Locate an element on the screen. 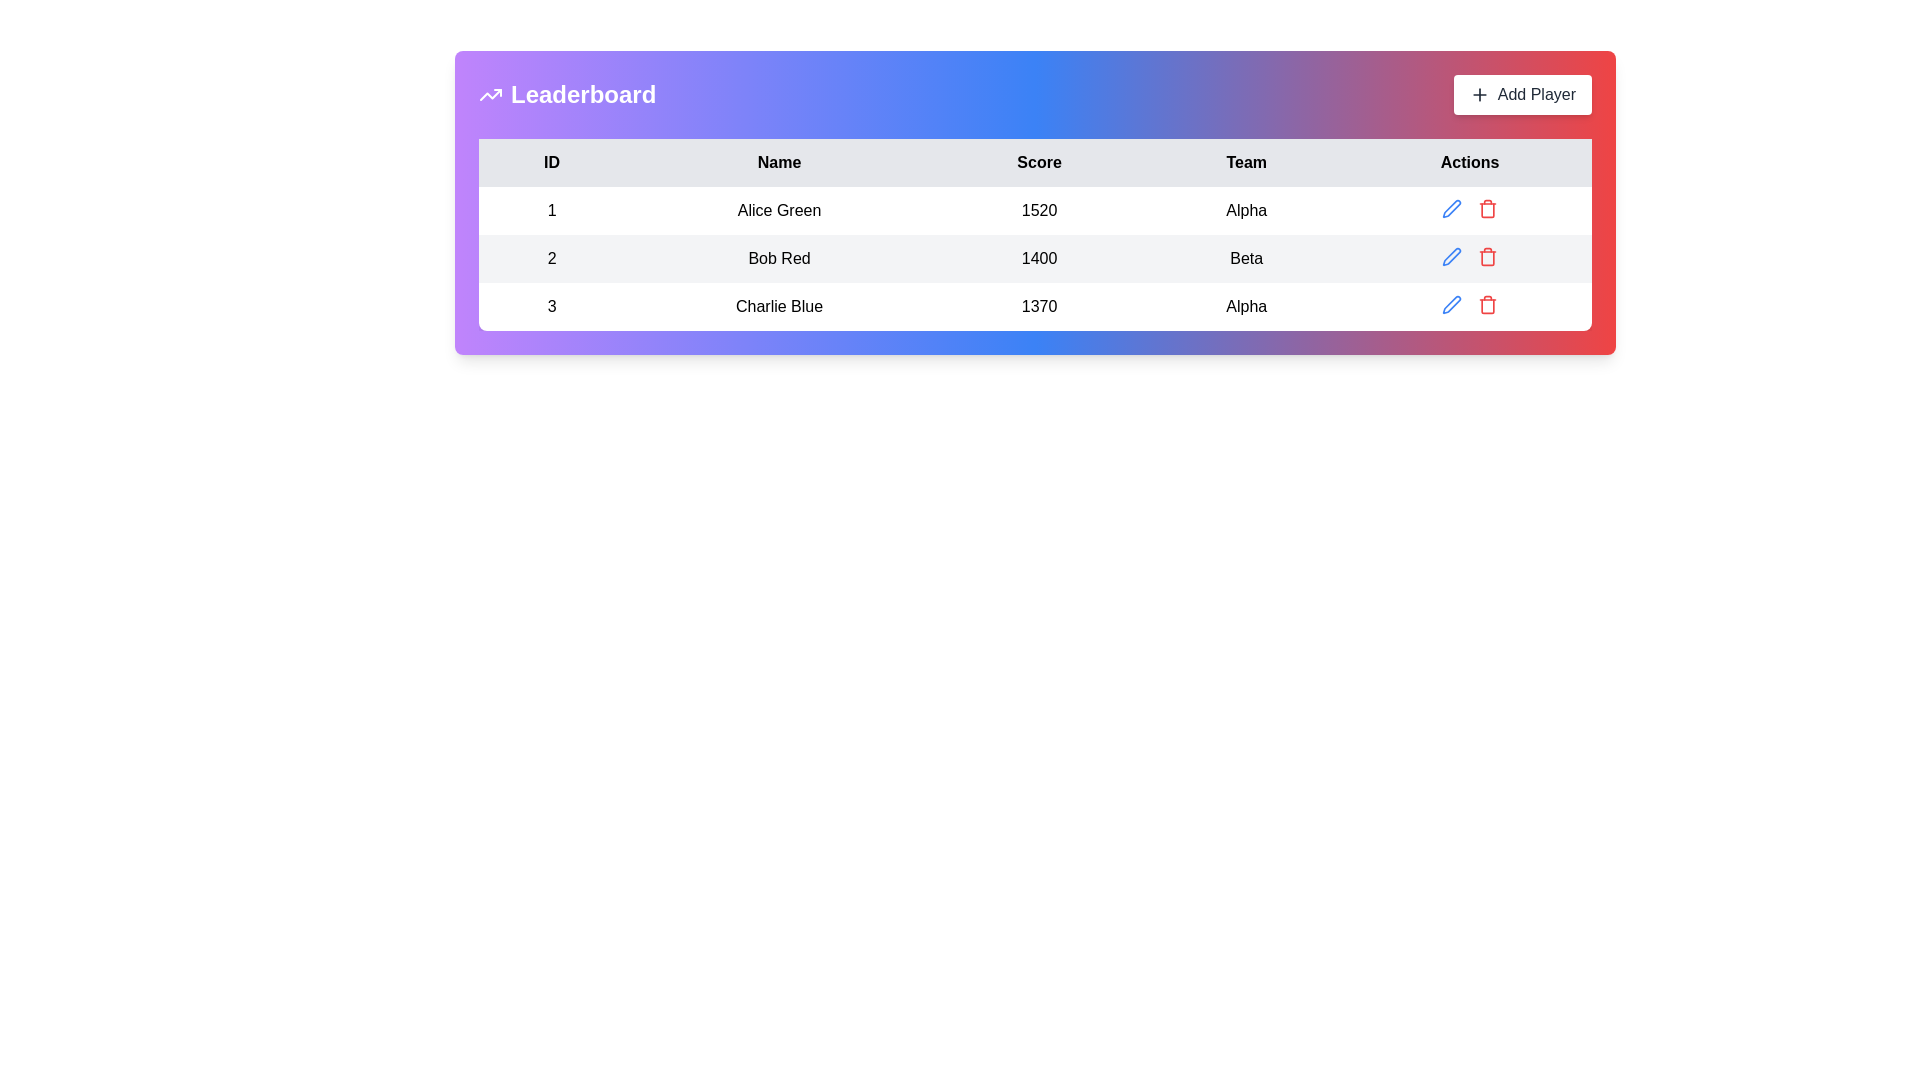  the table cell that represents the ID number for the user 'Alice Green', which is located directly to the left of the cell containing 'Alice Green' is located at coordinates (552, 211).